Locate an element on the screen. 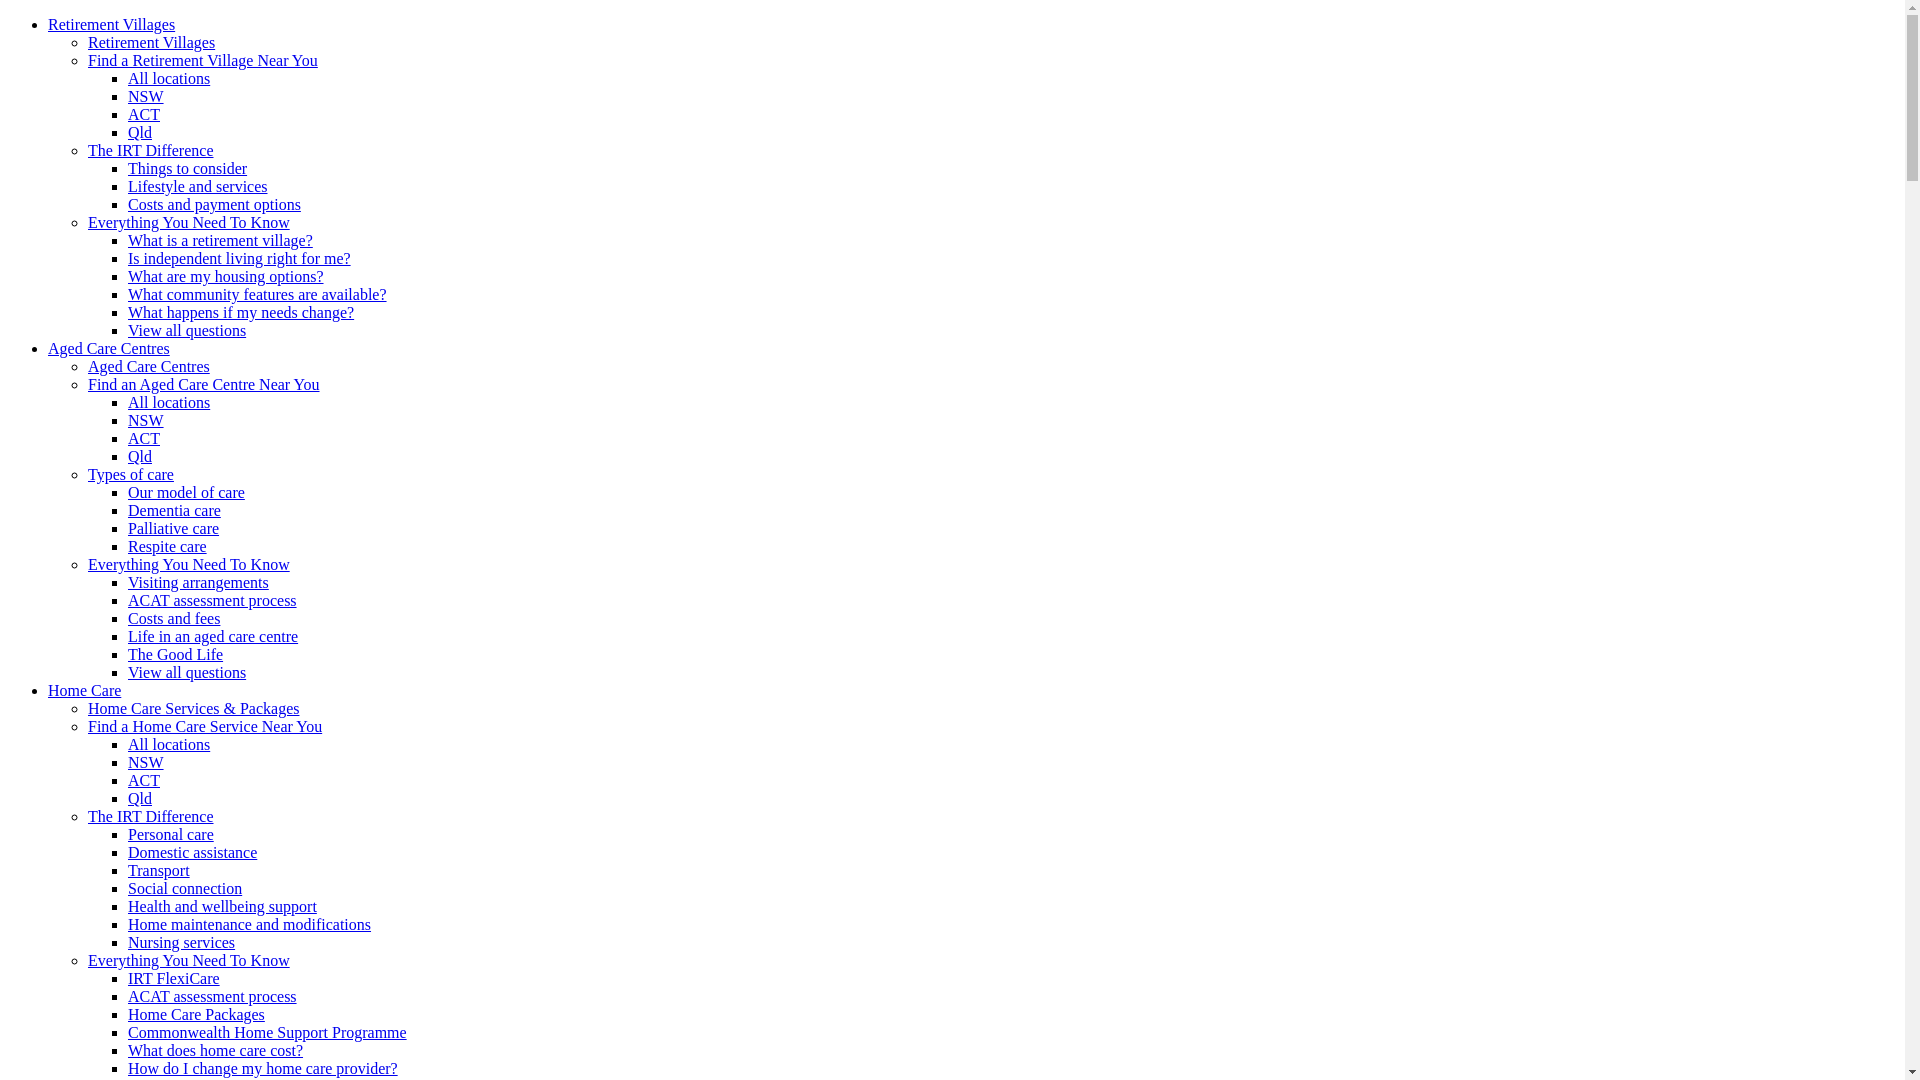 The height and width of the screenshot is (1080, 1920). 'What community features are available?' is located at coordinates (127, 294).